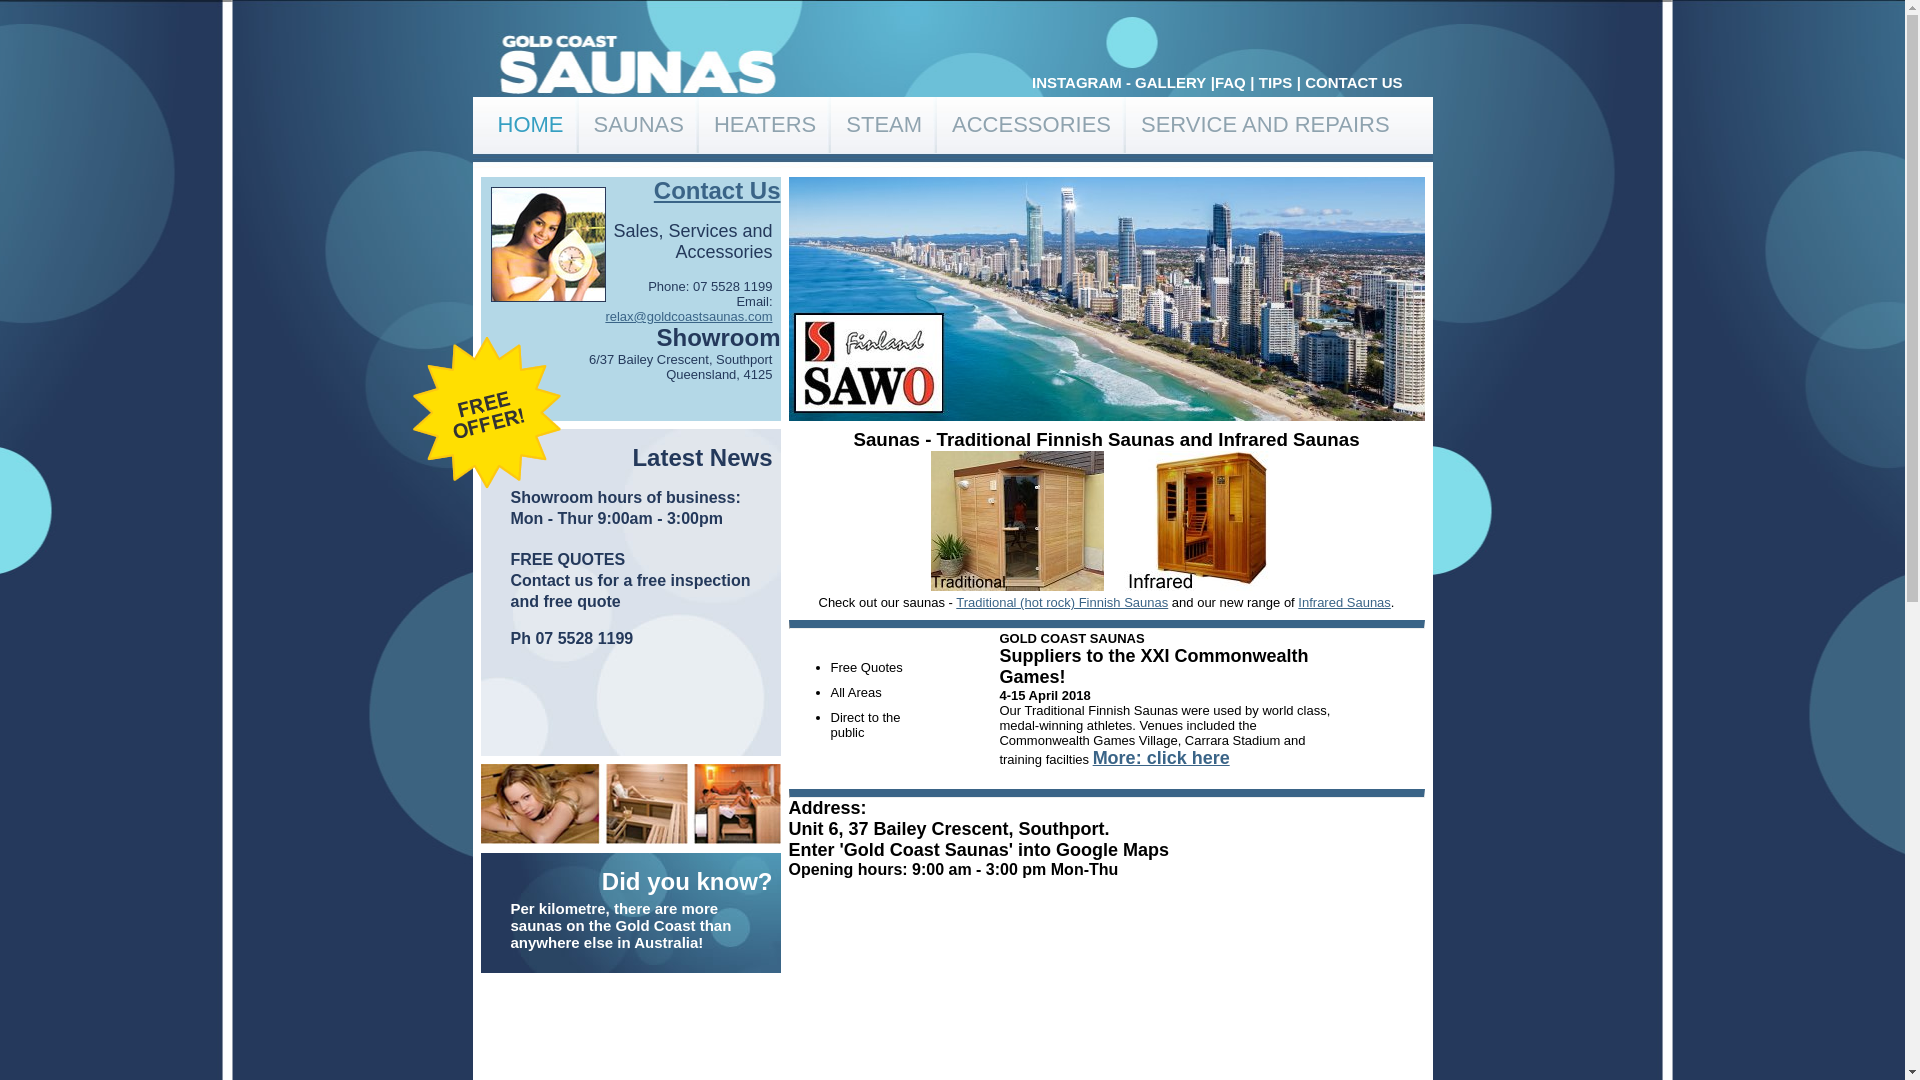 This screenshot has width=1920, height=1080. What do you see at coordinates (1092, 759) in the screenshot?
I see `'More: click here'` at bounding box center [1092, 759].